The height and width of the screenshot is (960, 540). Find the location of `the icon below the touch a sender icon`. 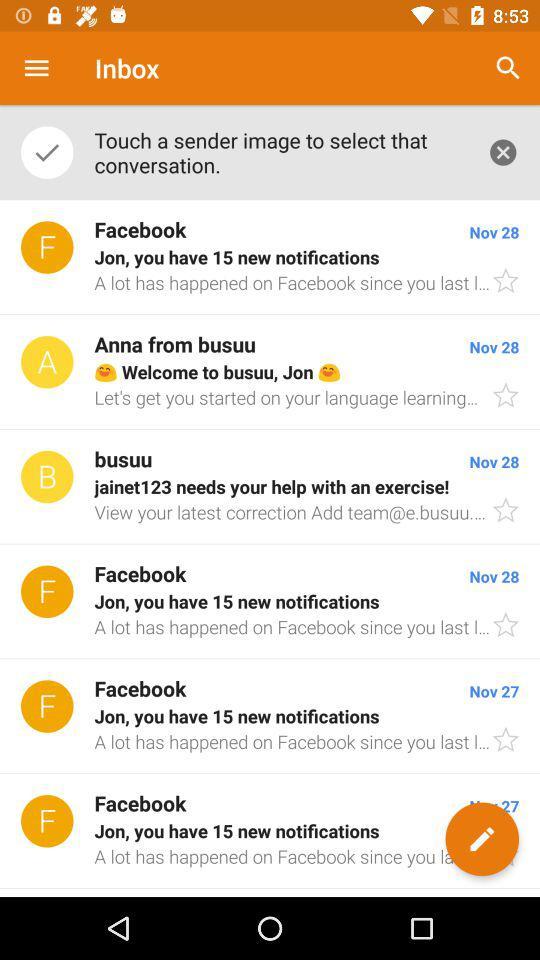

the icon below the touch a sender icon is located at coordinates (270, 256).